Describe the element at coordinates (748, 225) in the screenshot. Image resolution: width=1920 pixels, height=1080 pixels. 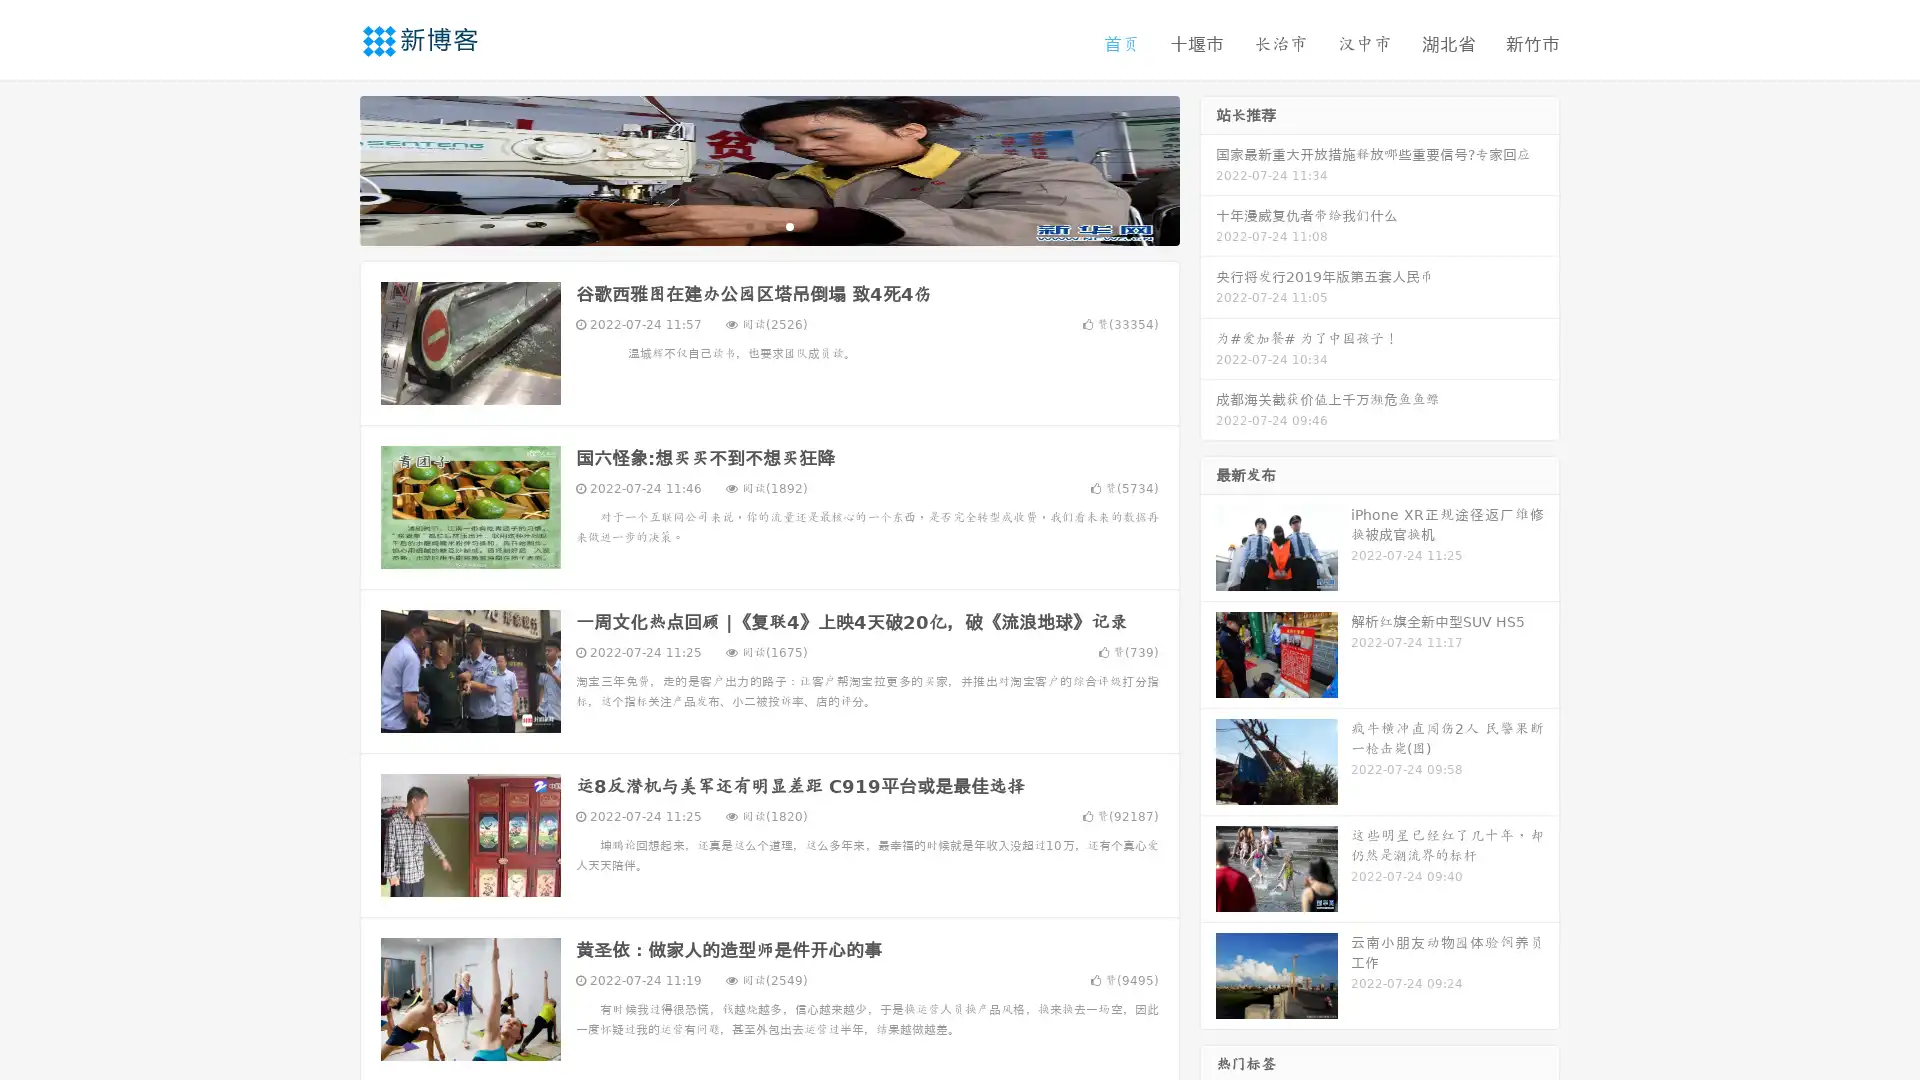
I see `Go to slide 1` at that location.